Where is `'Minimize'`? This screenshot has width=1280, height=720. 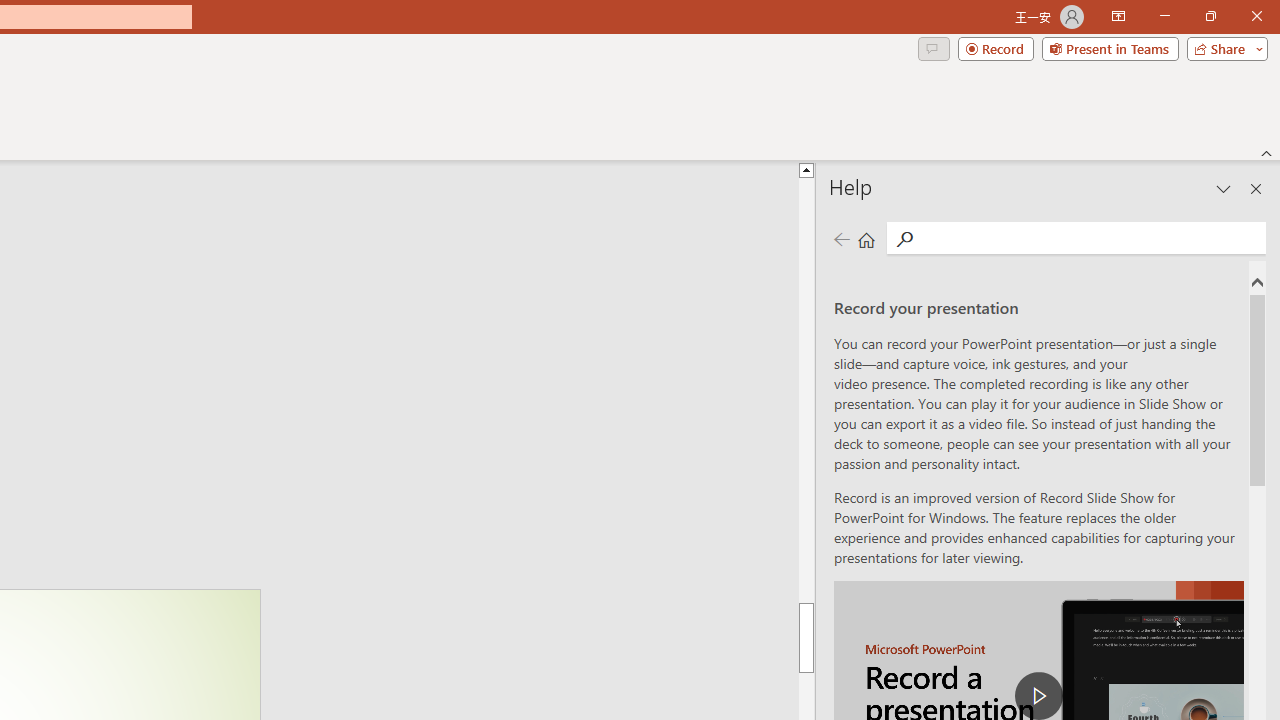 'Minimize' is located at coordinates (1164, 16).